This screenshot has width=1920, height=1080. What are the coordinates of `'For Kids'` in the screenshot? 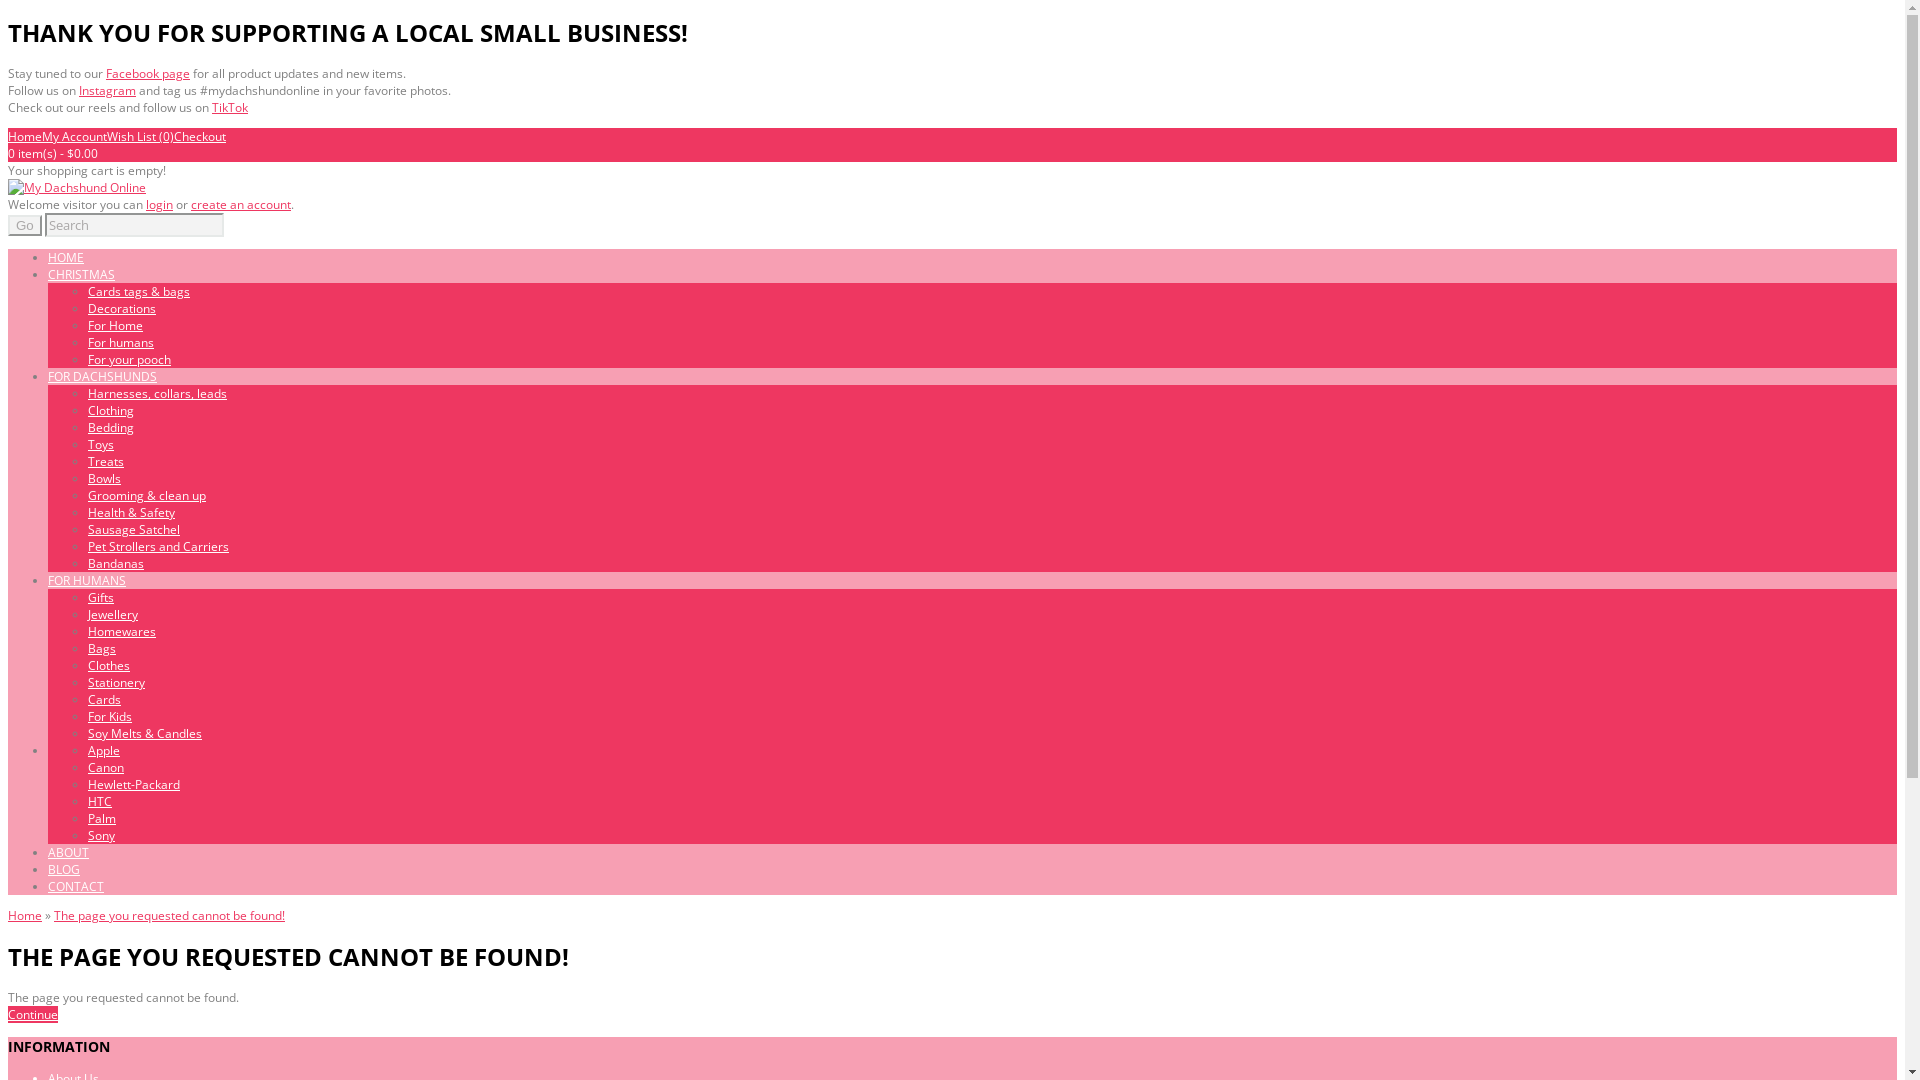 It's located at (109, 715).